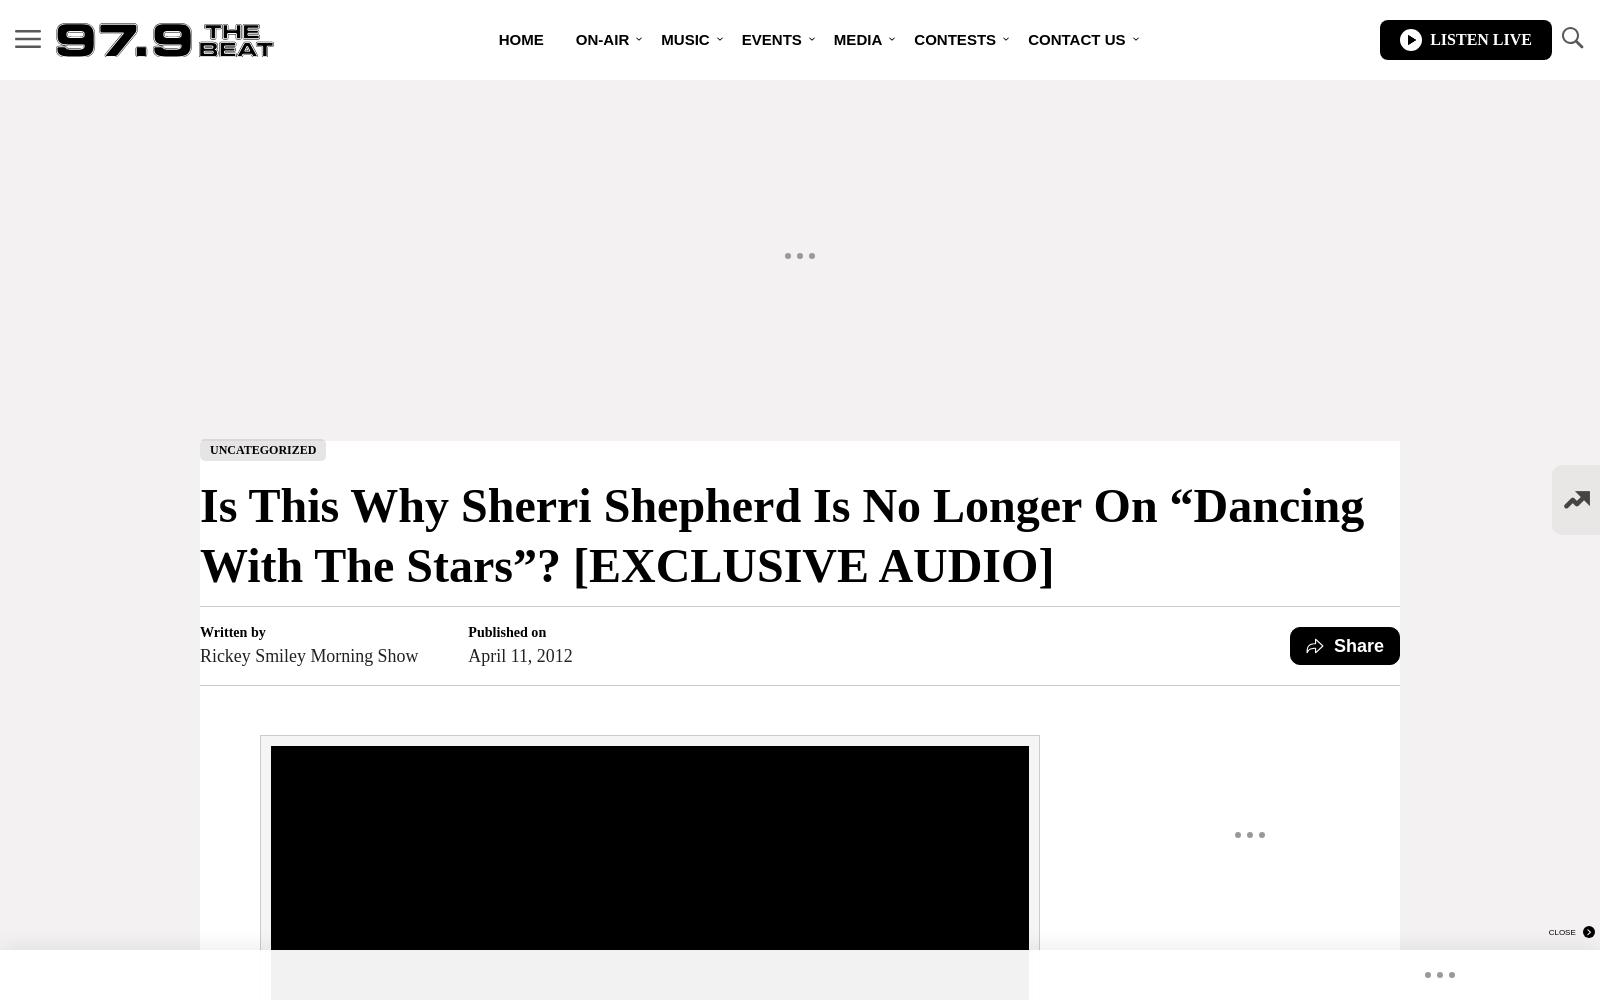 Image resolution: width=1600 pixels, height=1000 pixels. What do you see at coordinates (761, 151) in the screenshot?
I see `'Artist Music Promo – Sales Packages'` at bounding box center [761, 151].